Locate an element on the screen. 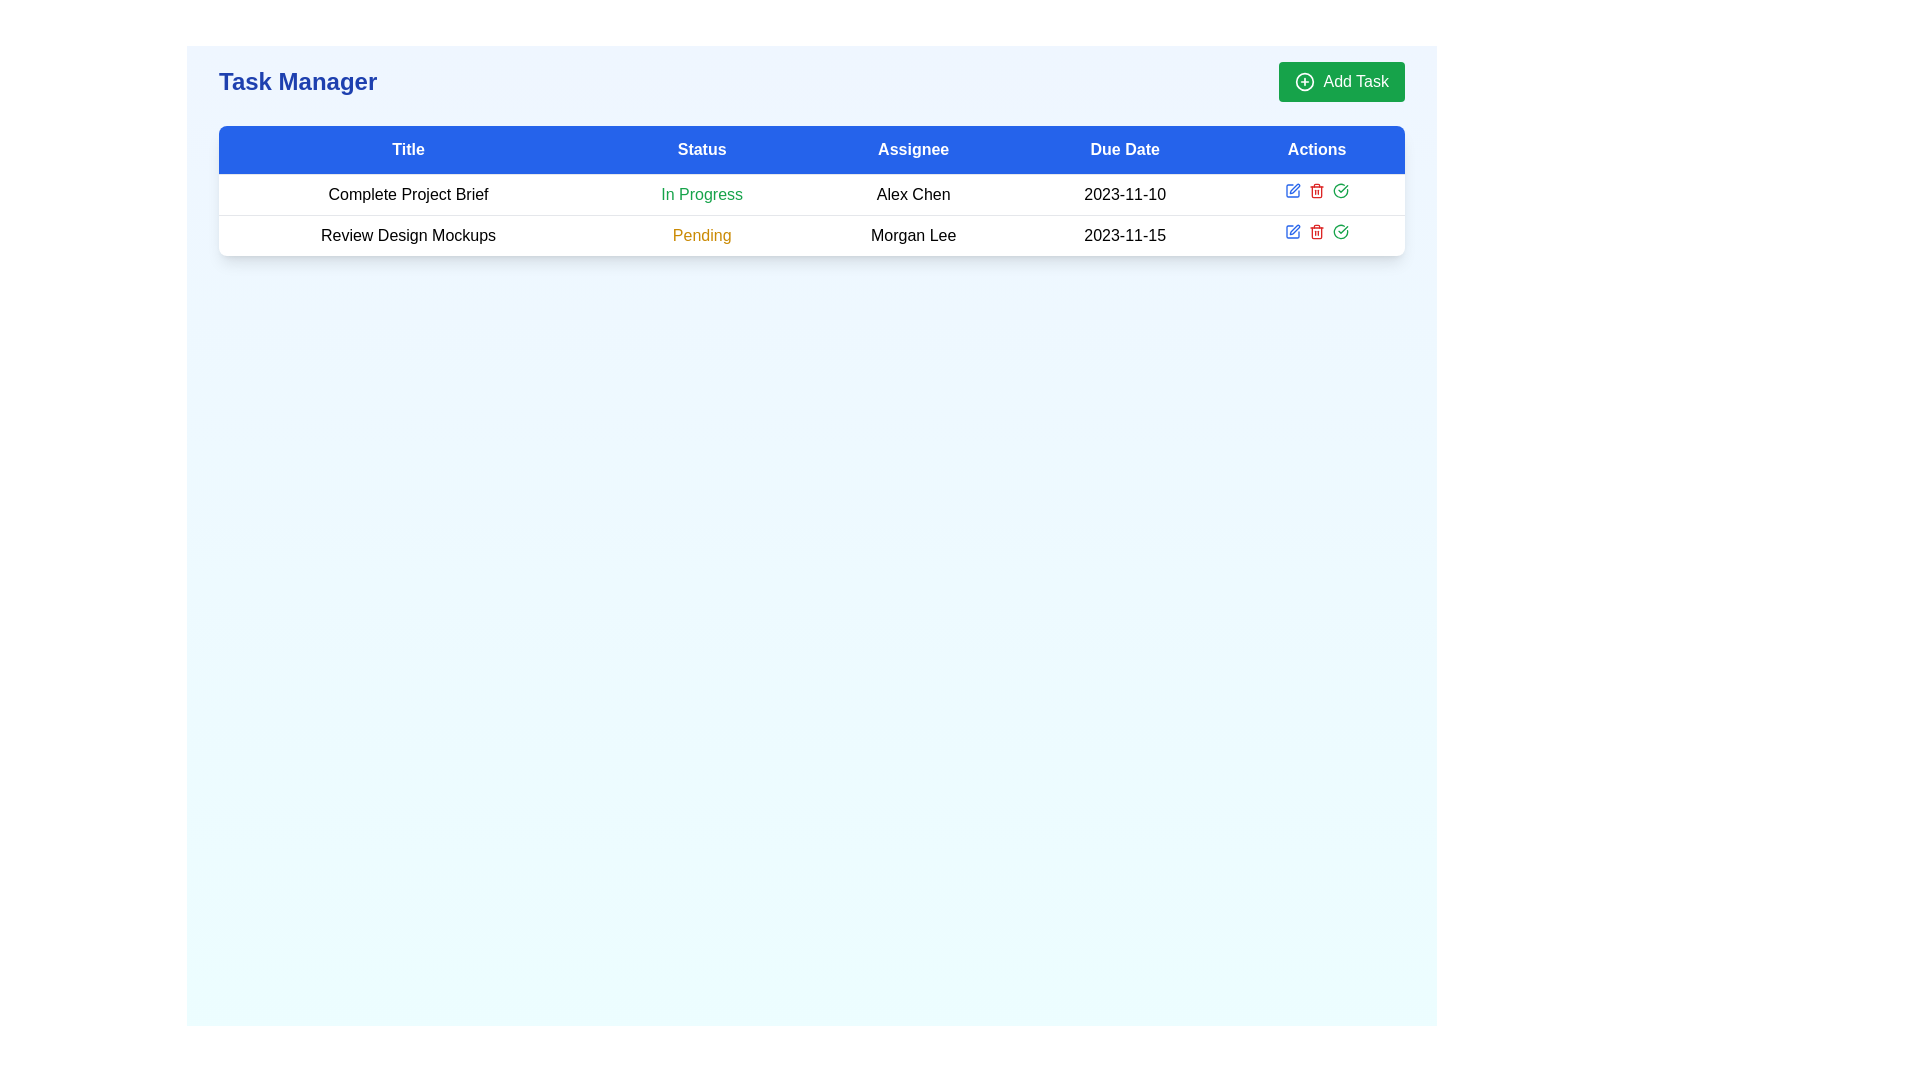  the text label indicating the assignee for the associated task in the task management interface, located in the third column of the first row under the 'Assignee' header is located at coordinates (912, 195).